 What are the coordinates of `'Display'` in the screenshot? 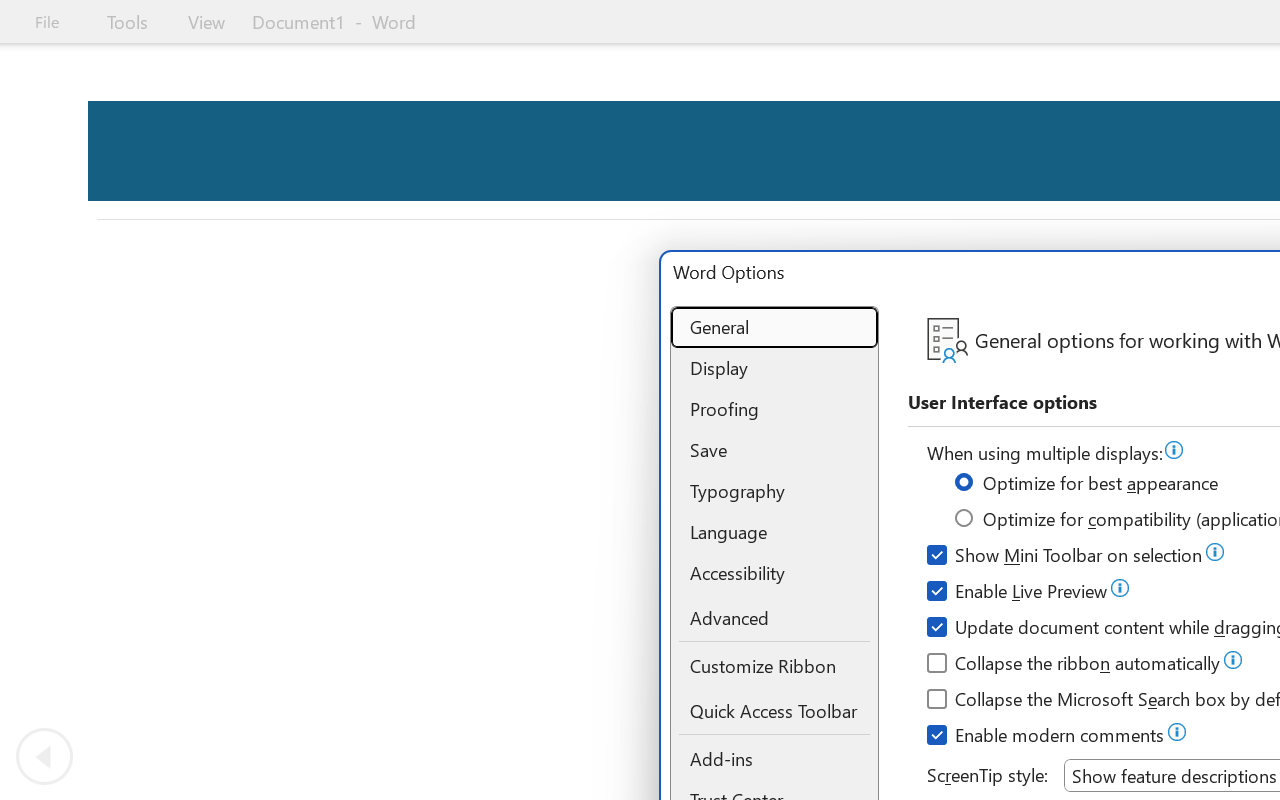 It's located at (773, 367).